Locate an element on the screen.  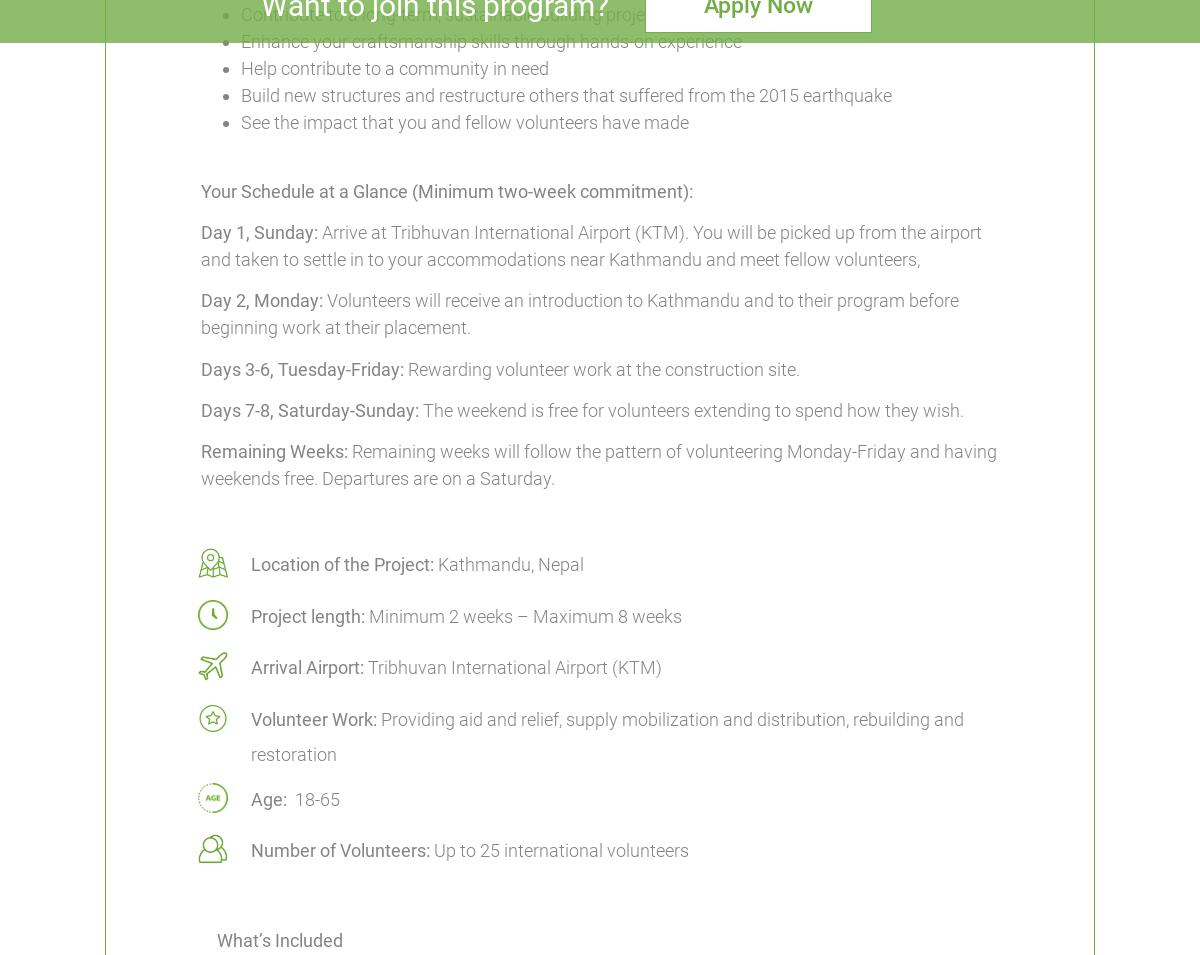
'What’s Included' is located at coordinates (215, 940).